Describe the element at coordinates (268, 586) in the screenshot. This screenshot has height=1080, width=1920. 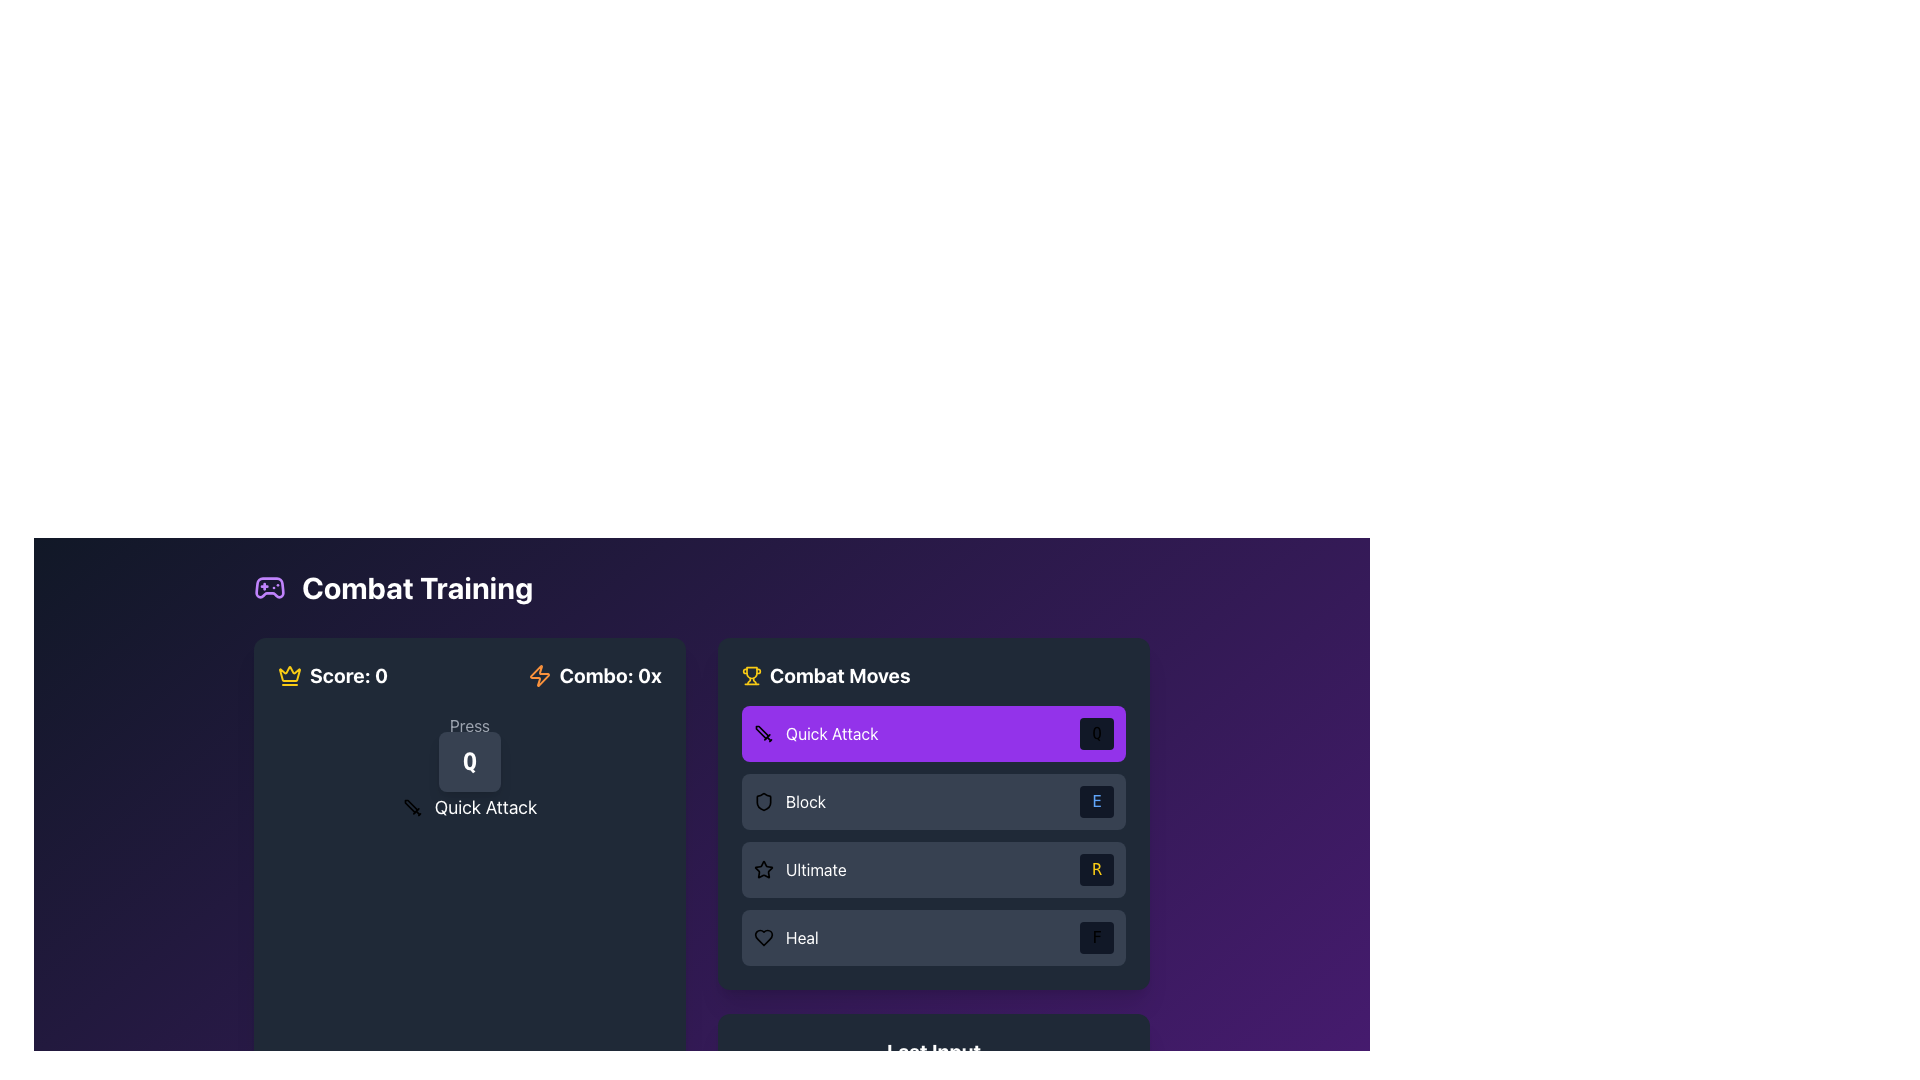
I see `the small, purple-colored gamepad icon located to the left of the 'Combat Training' title text on a dark background` at that location.